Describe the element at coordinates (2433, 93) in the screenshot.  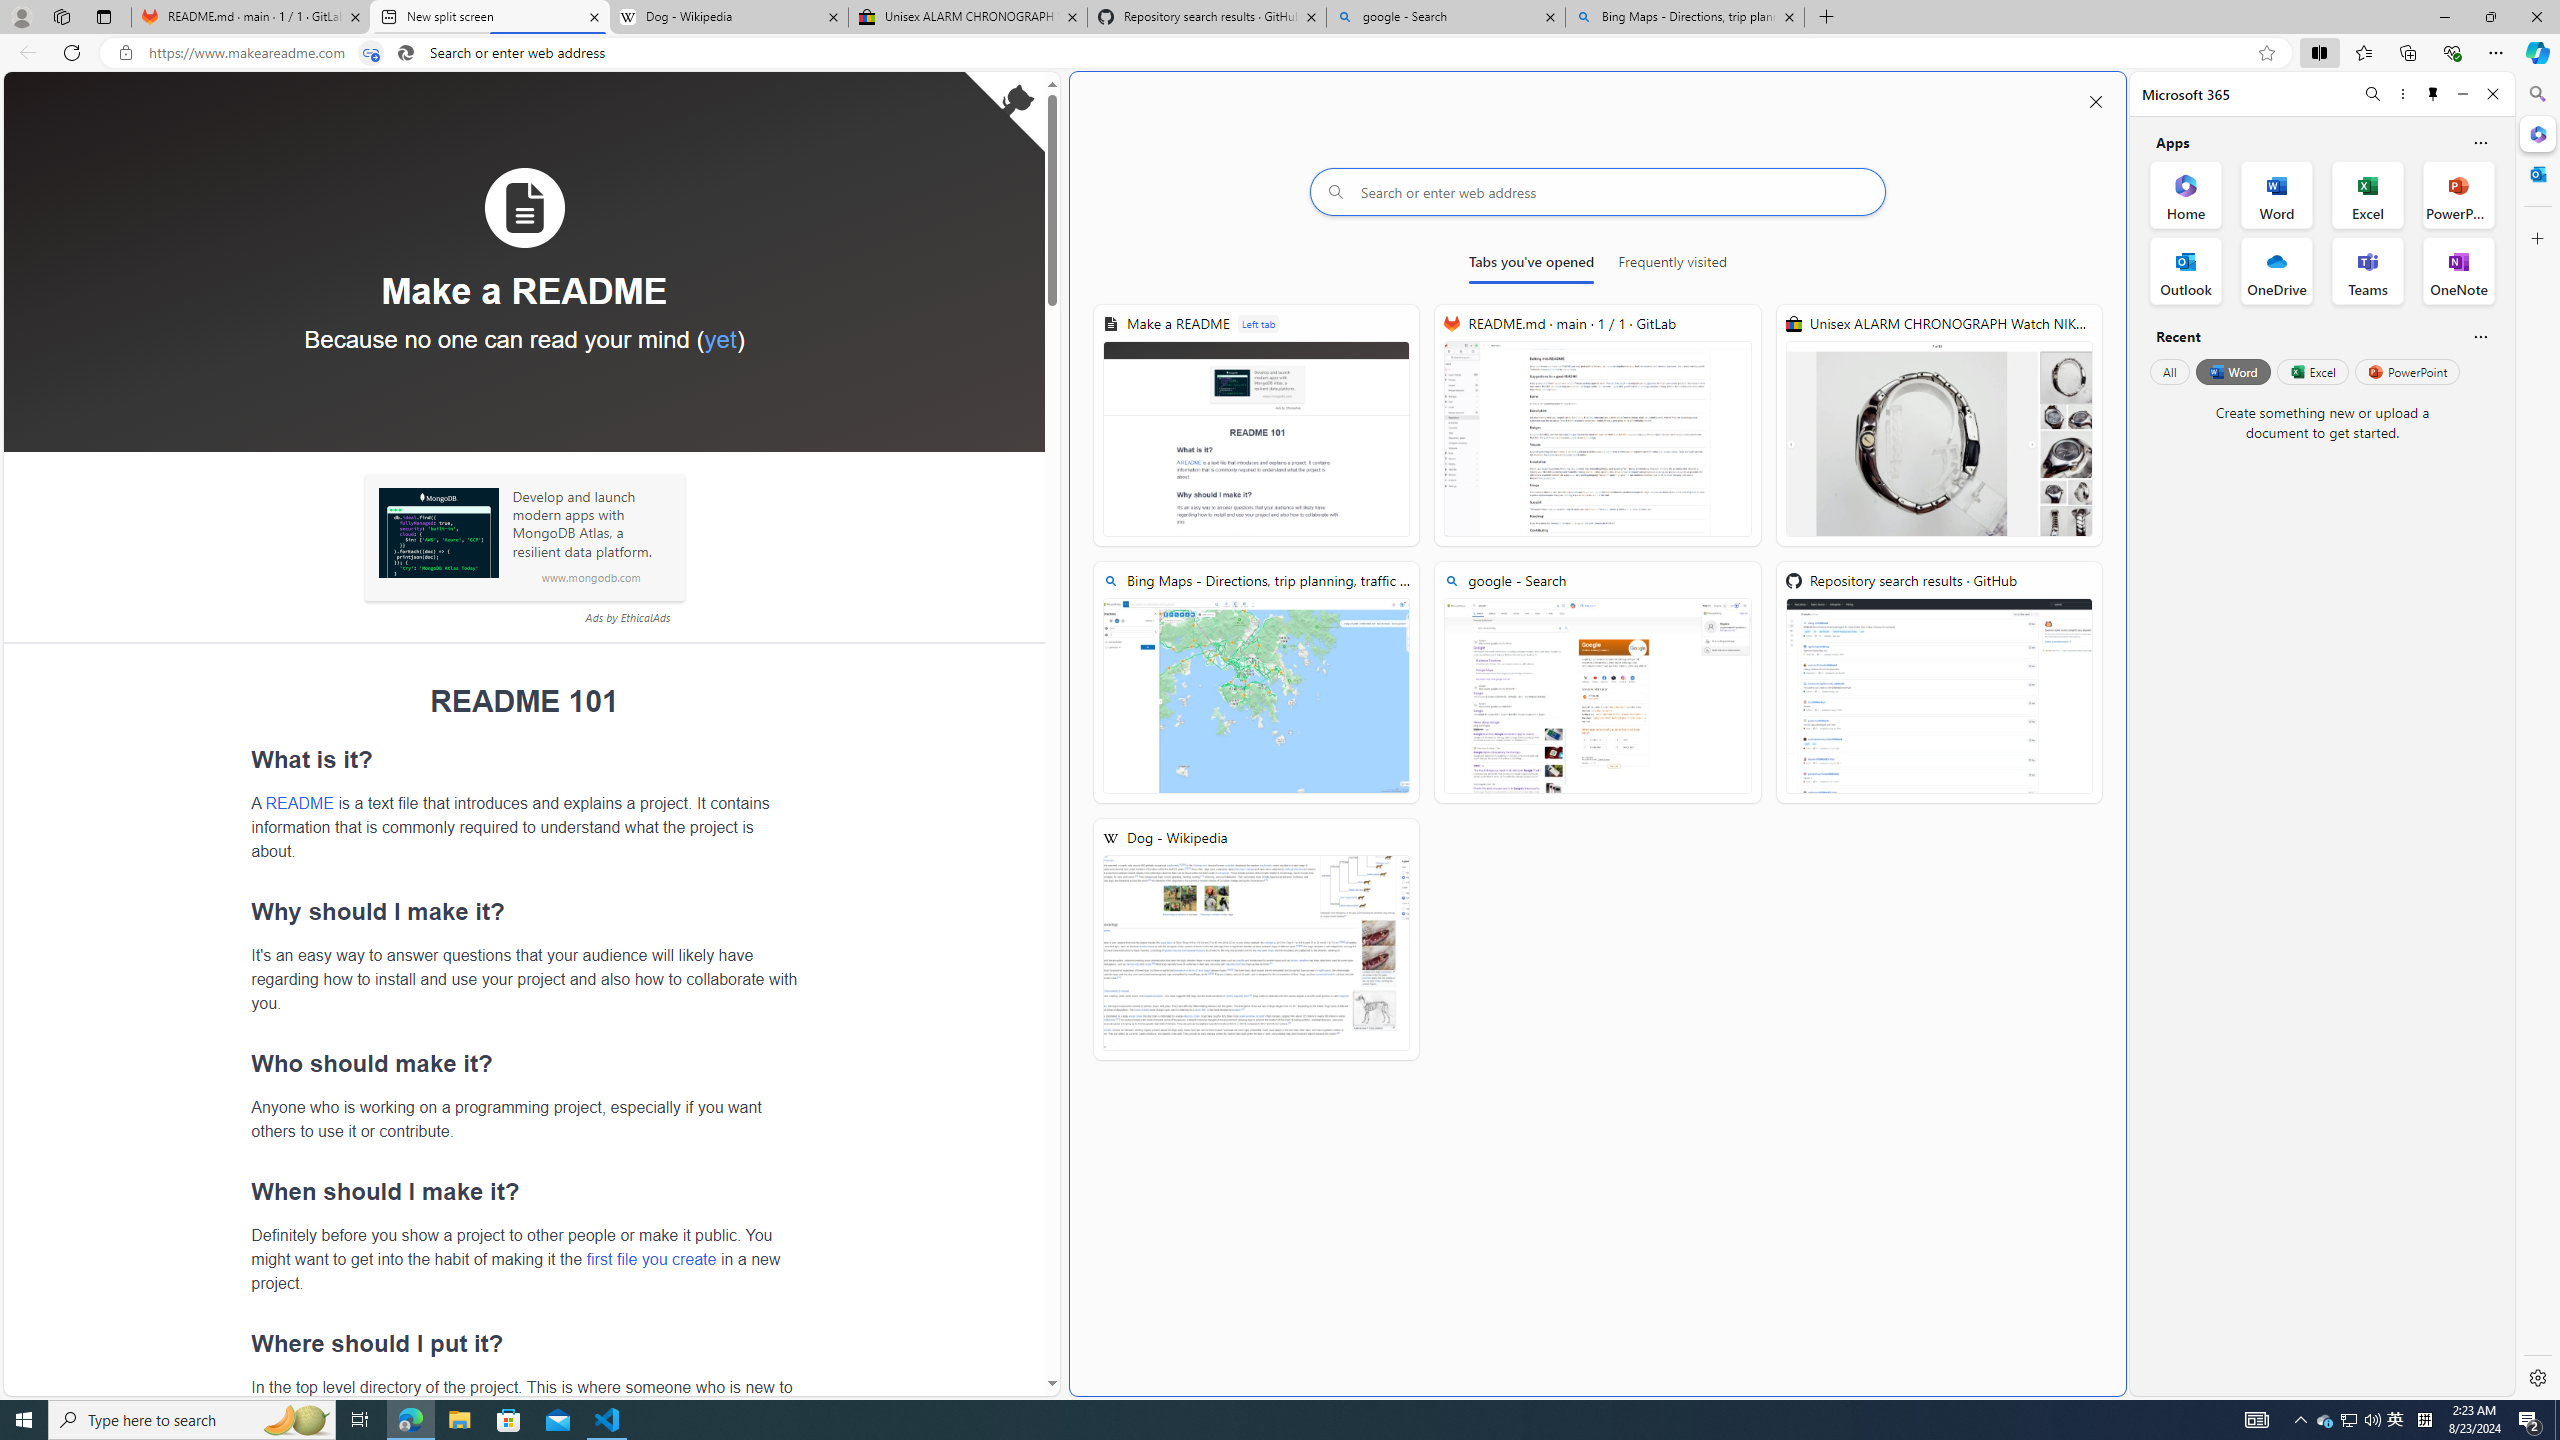
I see `'Unpin side pane'` at that location.